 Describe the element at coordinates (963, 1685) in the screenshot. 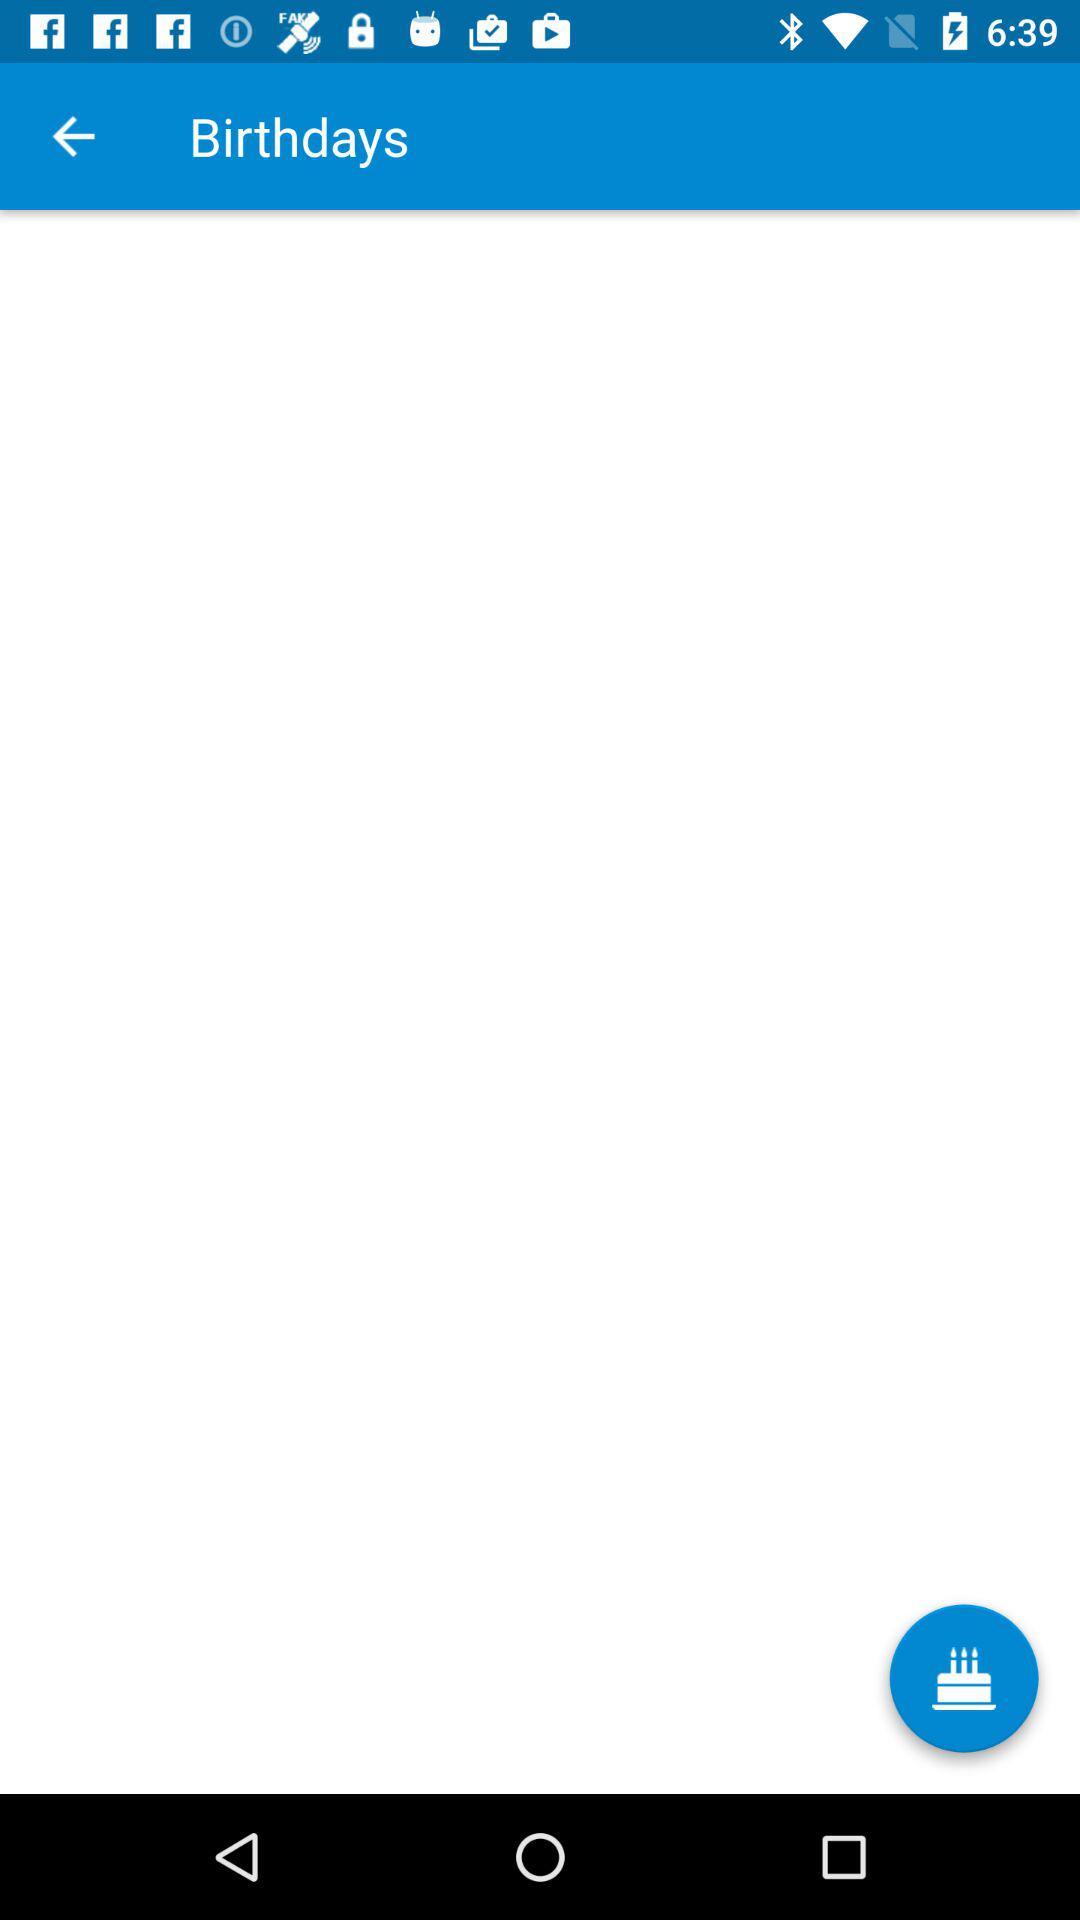

I see `the item at the bottom right corner` at that location.